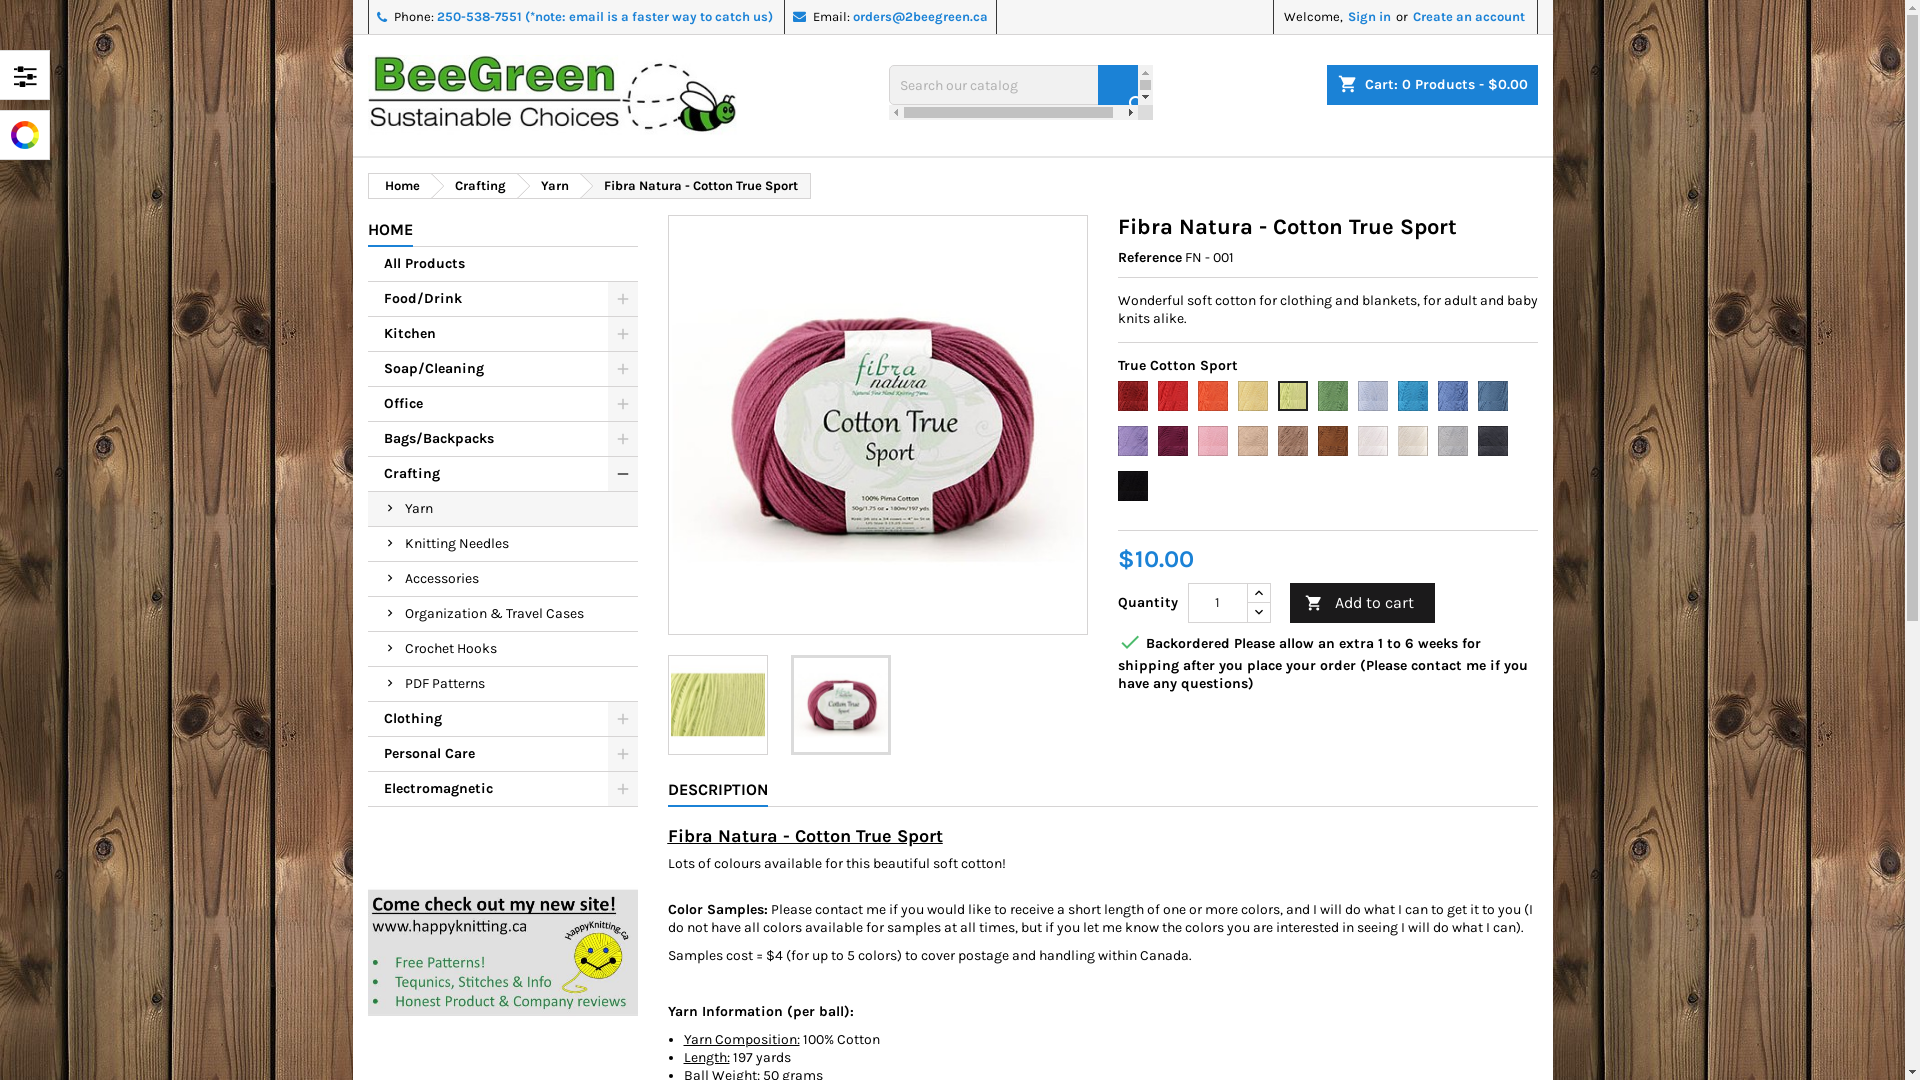 The image size is (1920, 1080). What do you see at coordinates (503, 299) in the screenshot?
I see `'Food/Drink'` at bounding box center [503, 299].